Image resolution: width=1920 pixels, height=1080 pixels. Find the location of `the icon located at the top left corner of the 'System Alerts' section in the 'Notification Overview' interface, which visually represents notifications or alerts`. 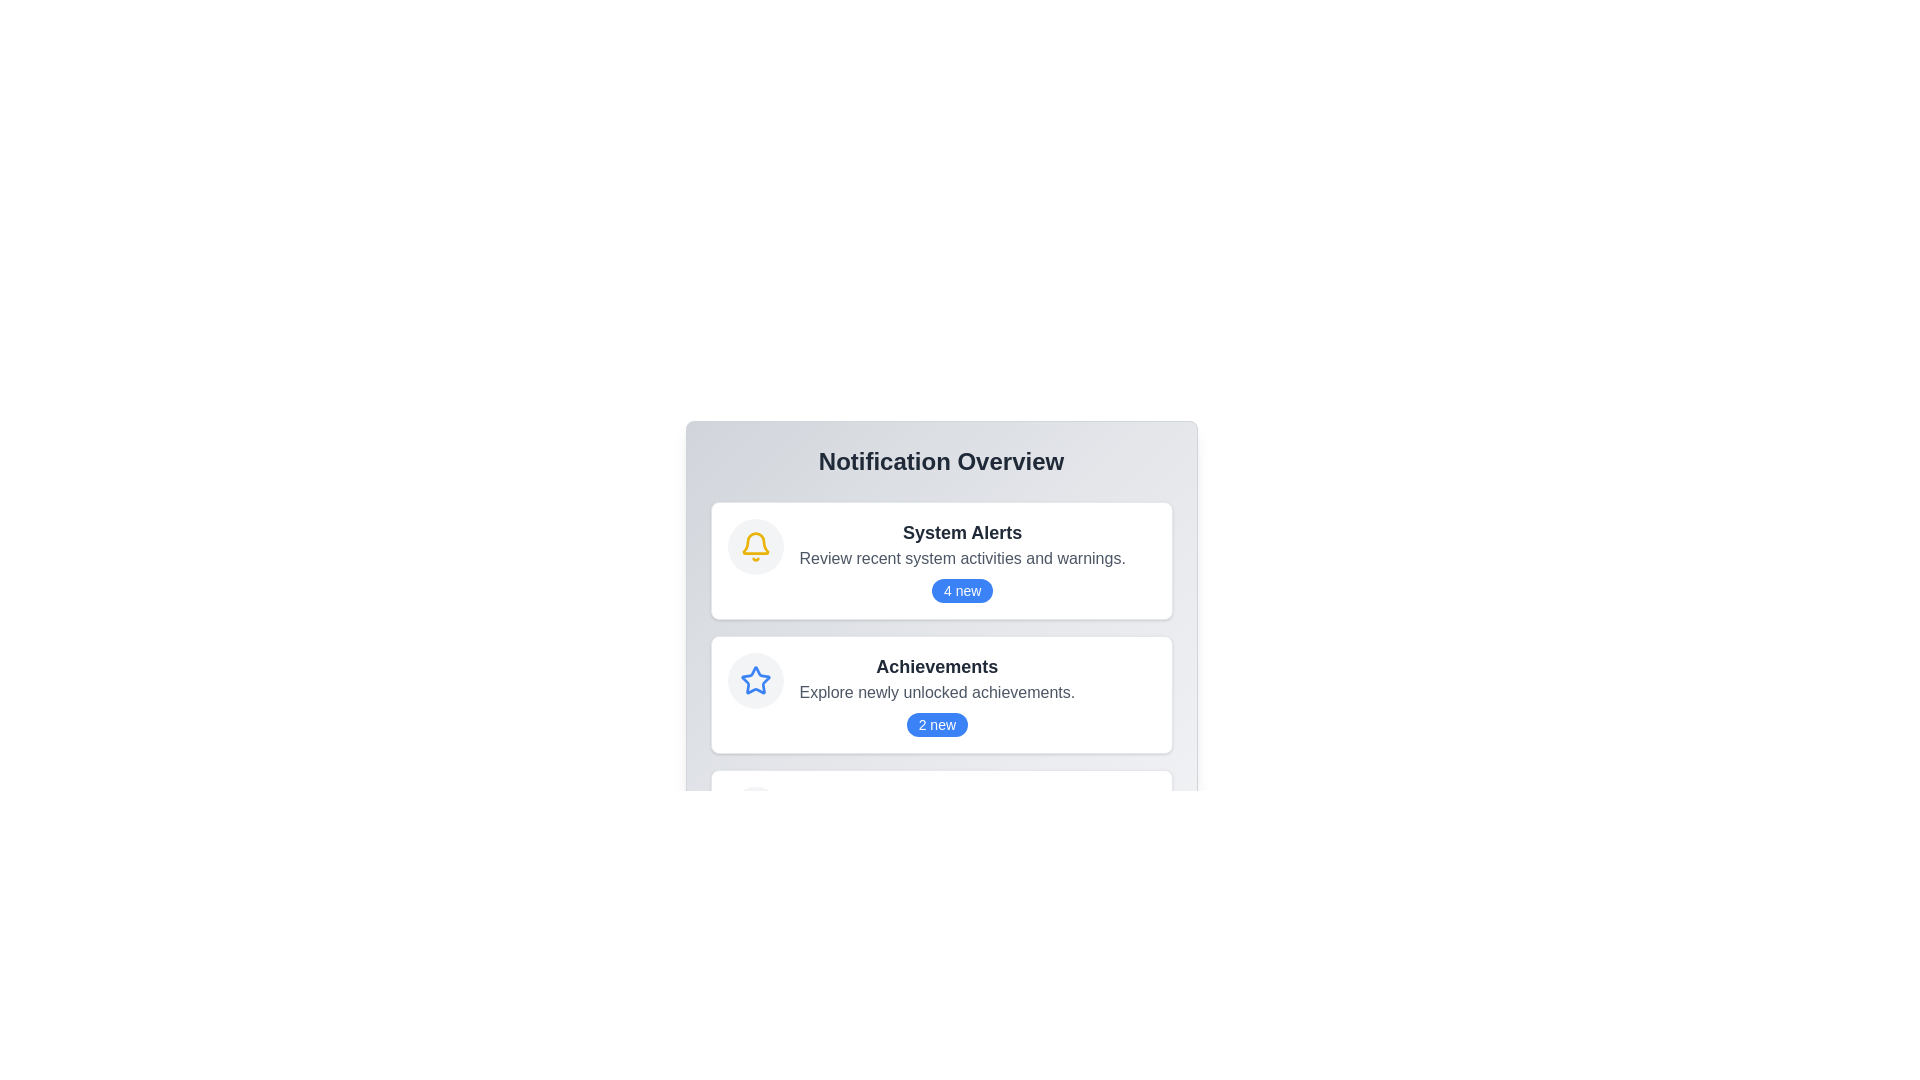

the icon located at the top left corner of the 'System Alerts' section in the 'Notification Overview' interface, which visually represents notifications or alerts is located at coordinates (754, 543).